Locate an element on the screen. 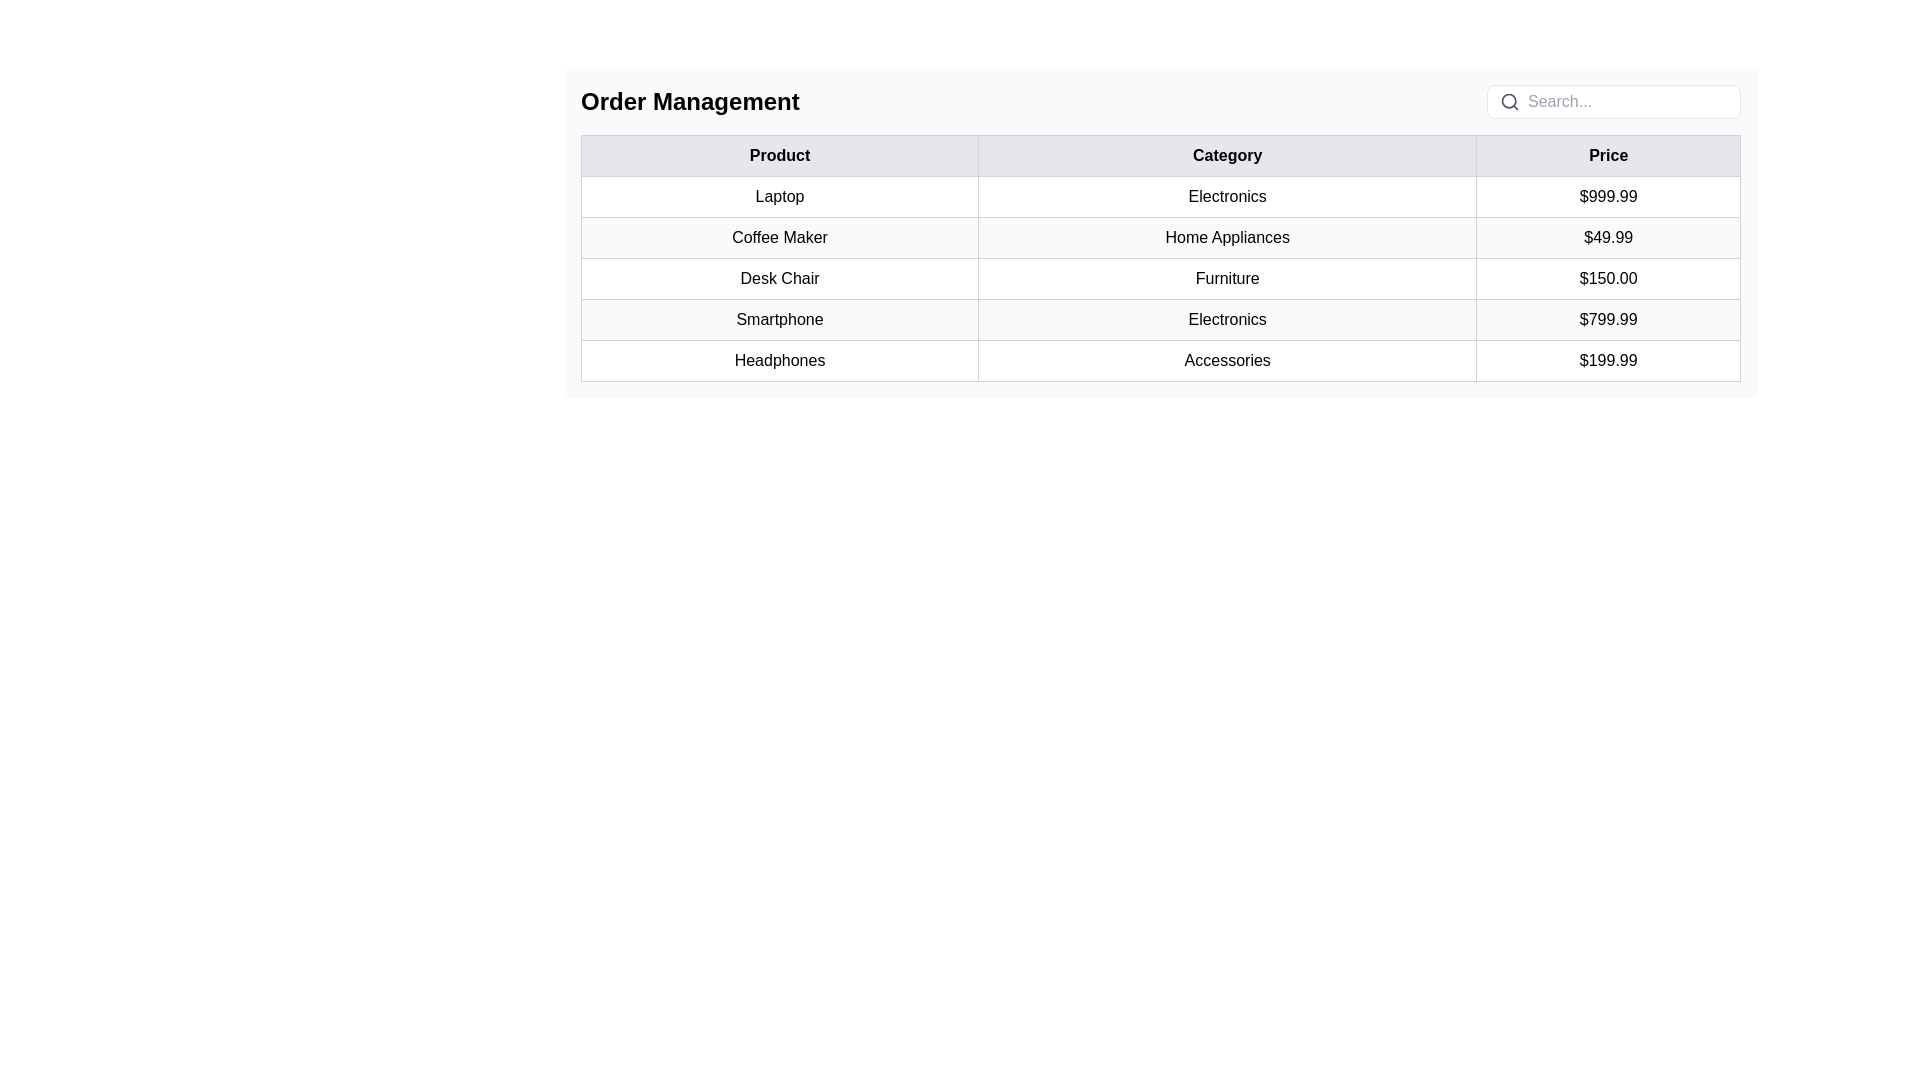  data from the first row of the product table, which includes the product's name, category, and price is located at coordinates (1161, 196).